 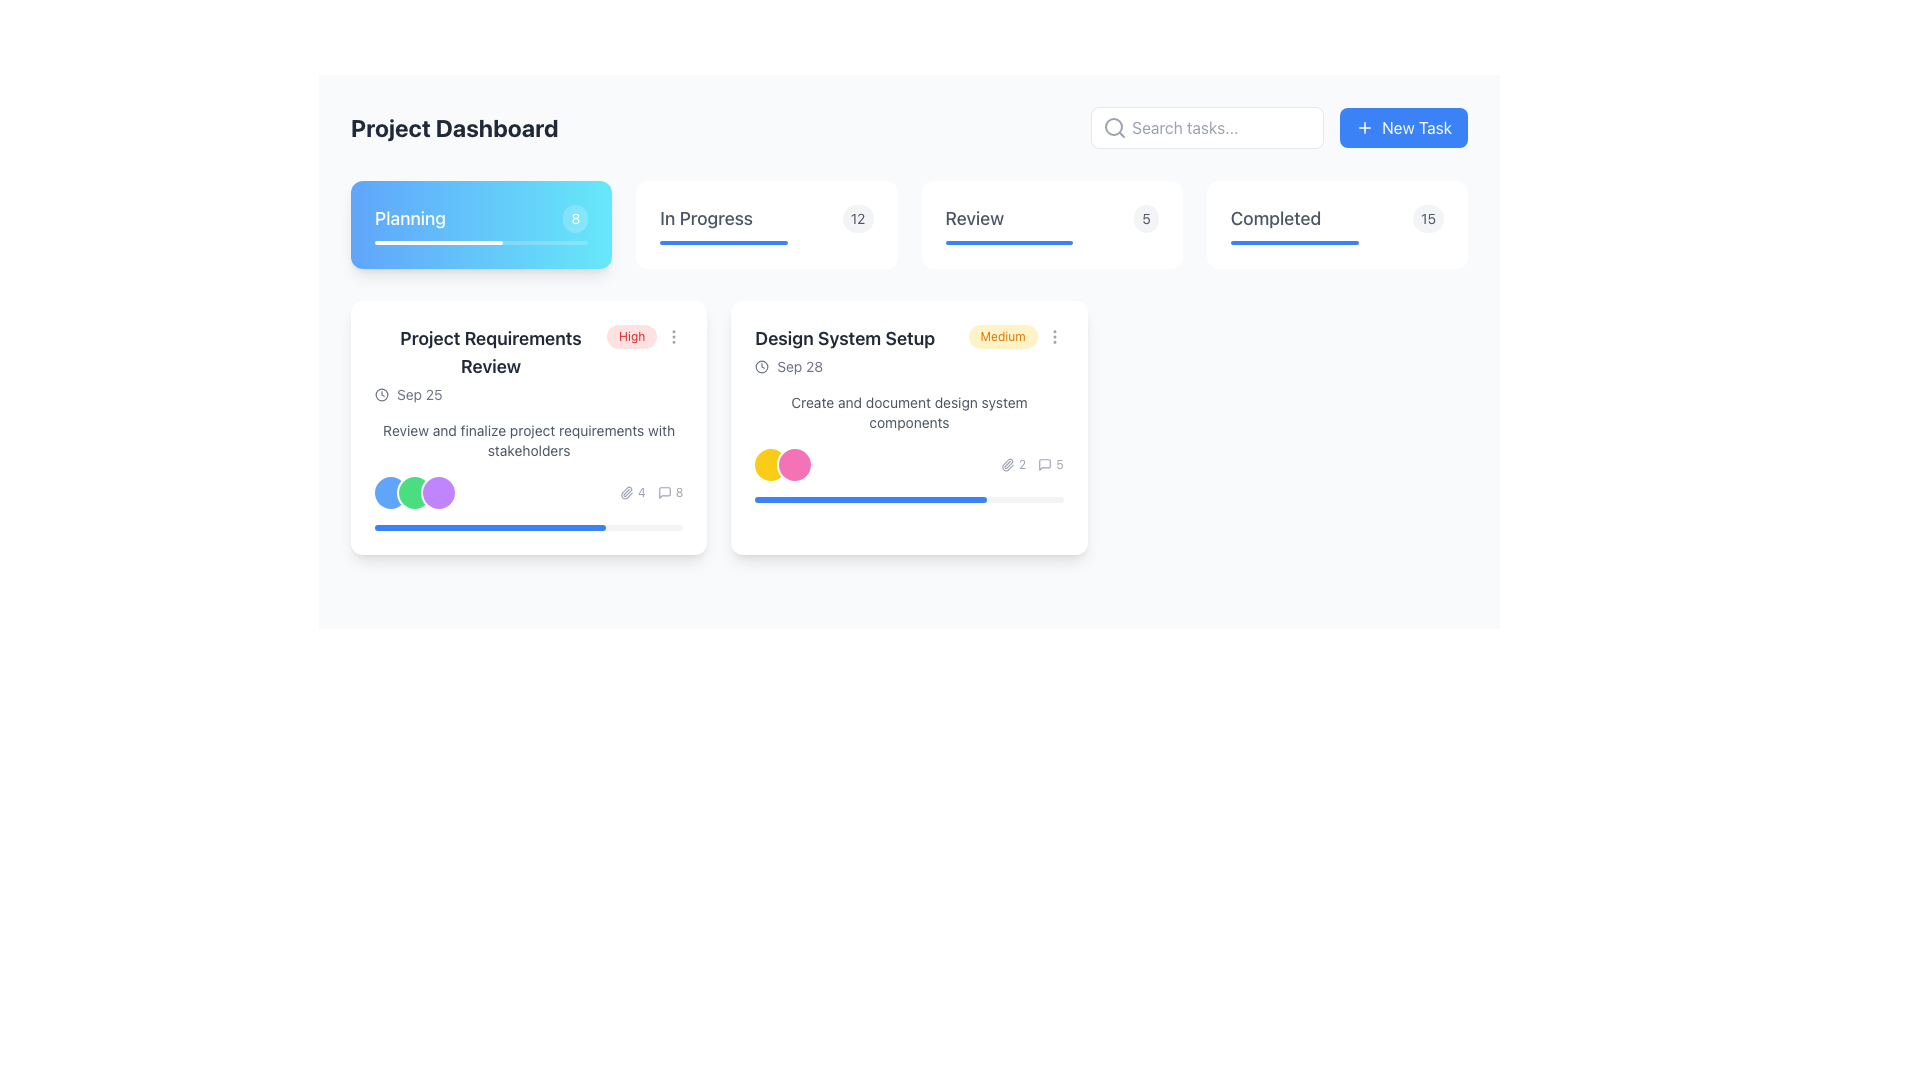 What do you see at coordinates (453, 127) in the screenshot?
I see `the Text Label displaying 'Project Dashboard' in bold, large dark gray font, located in the top-left section of the interface` at bounding box center [453, 127].